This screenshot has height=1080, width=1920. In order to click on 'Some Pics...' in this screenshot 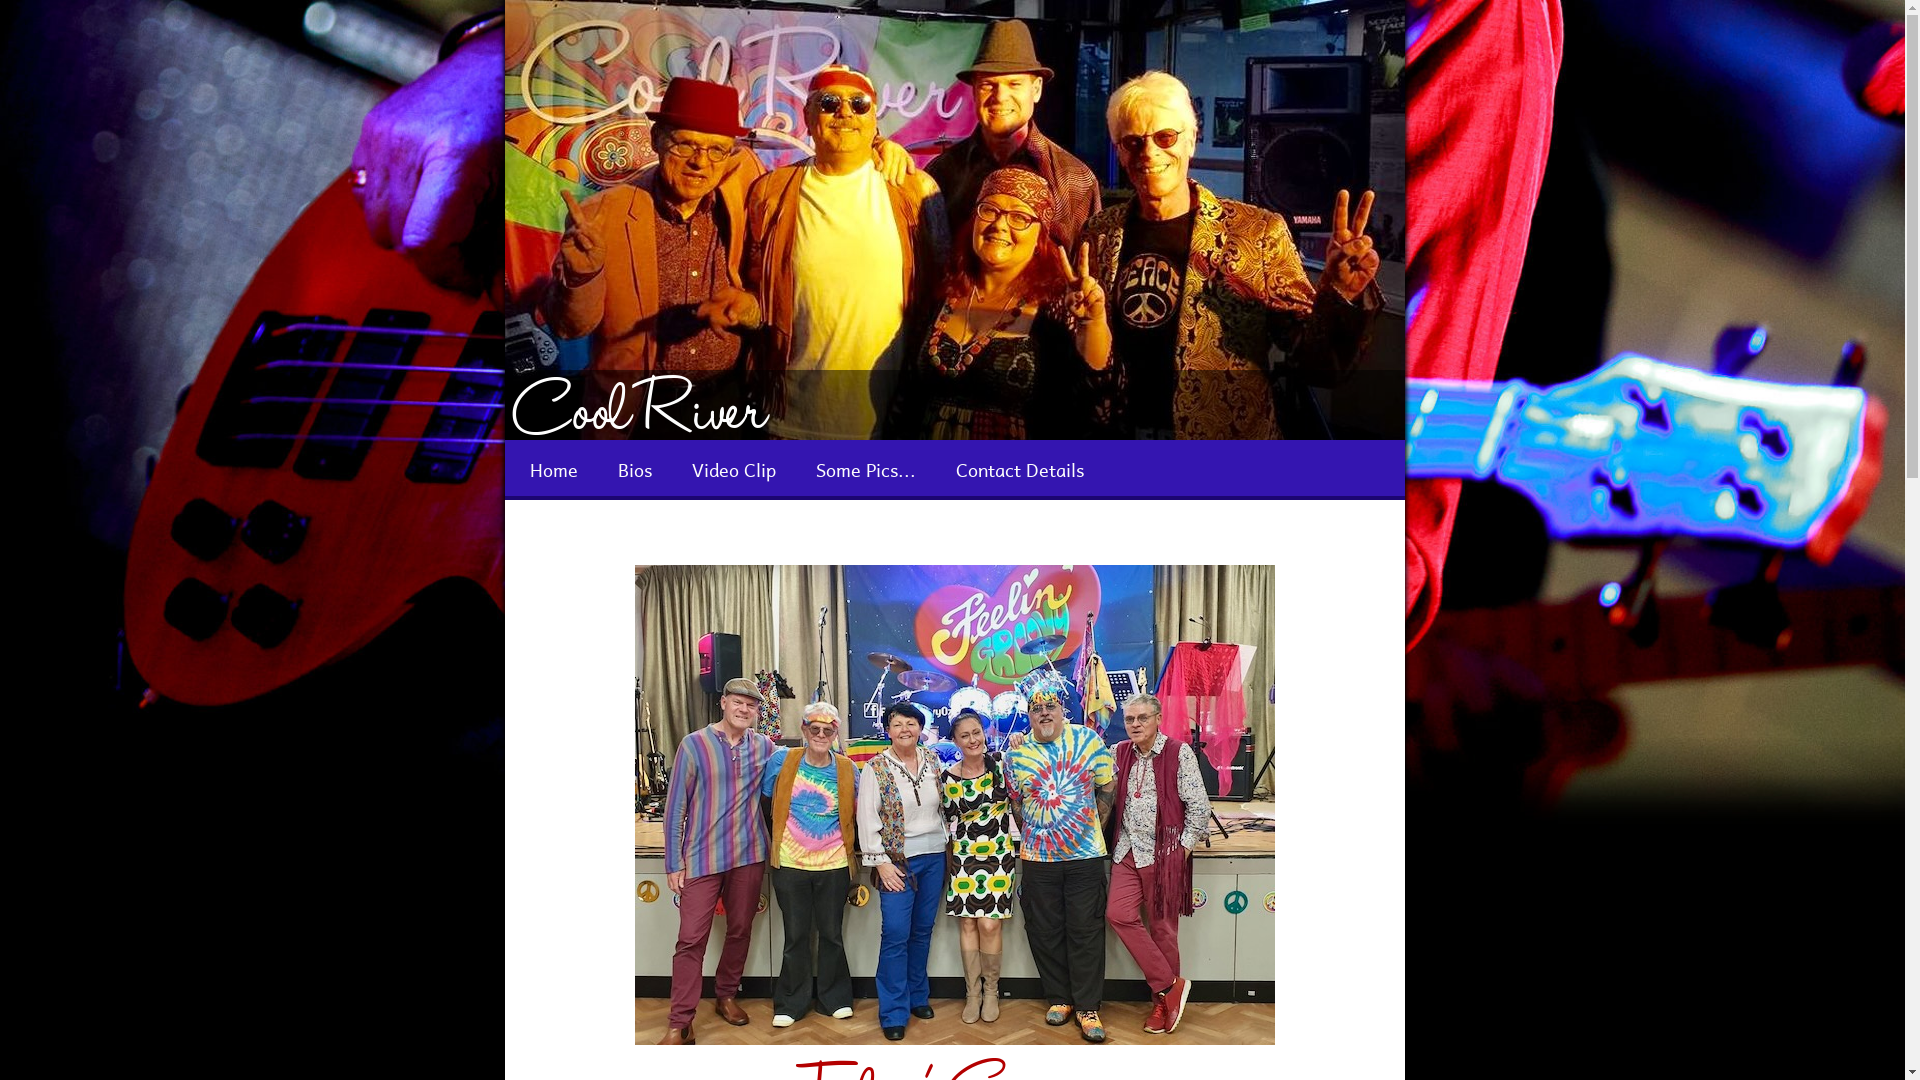, I will do `click(865, 470)`.